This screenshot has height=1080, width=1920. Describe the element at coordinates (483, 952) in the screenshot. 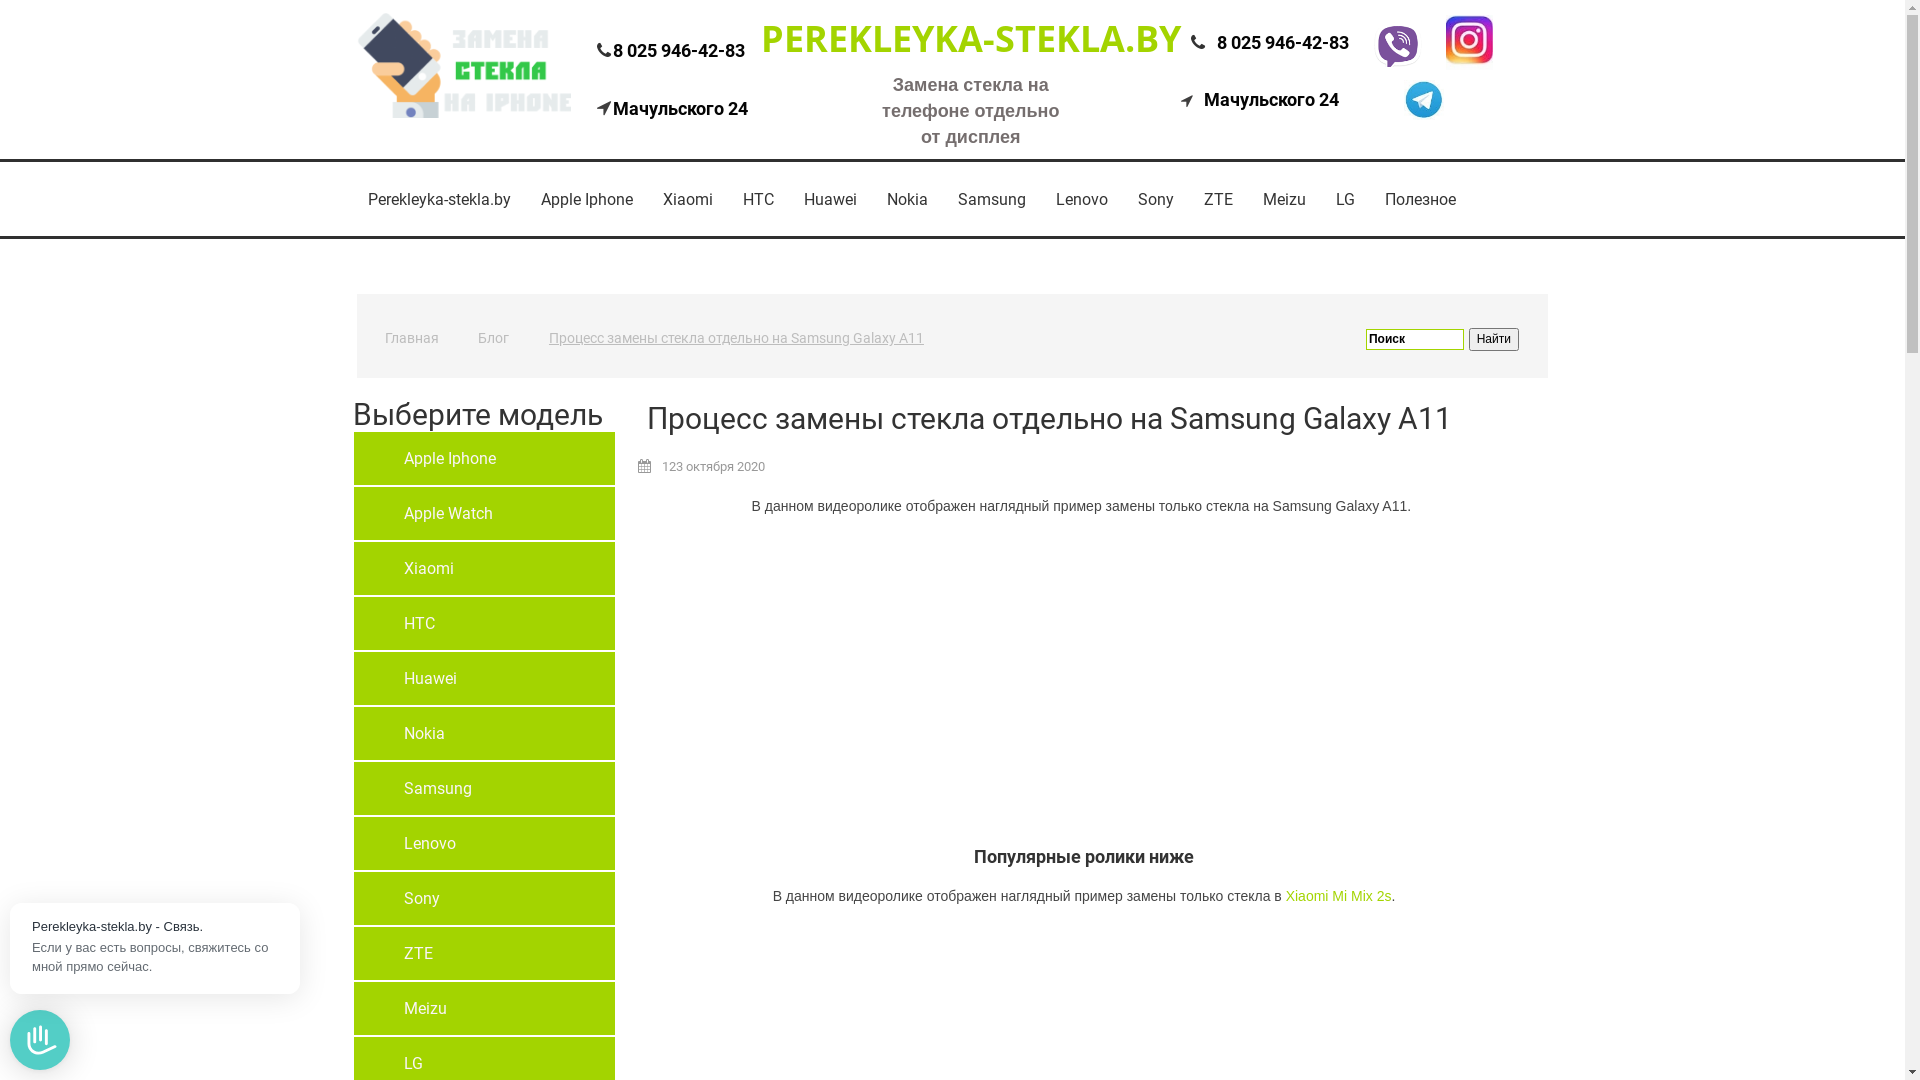

I see `'ZTE'` at that location.